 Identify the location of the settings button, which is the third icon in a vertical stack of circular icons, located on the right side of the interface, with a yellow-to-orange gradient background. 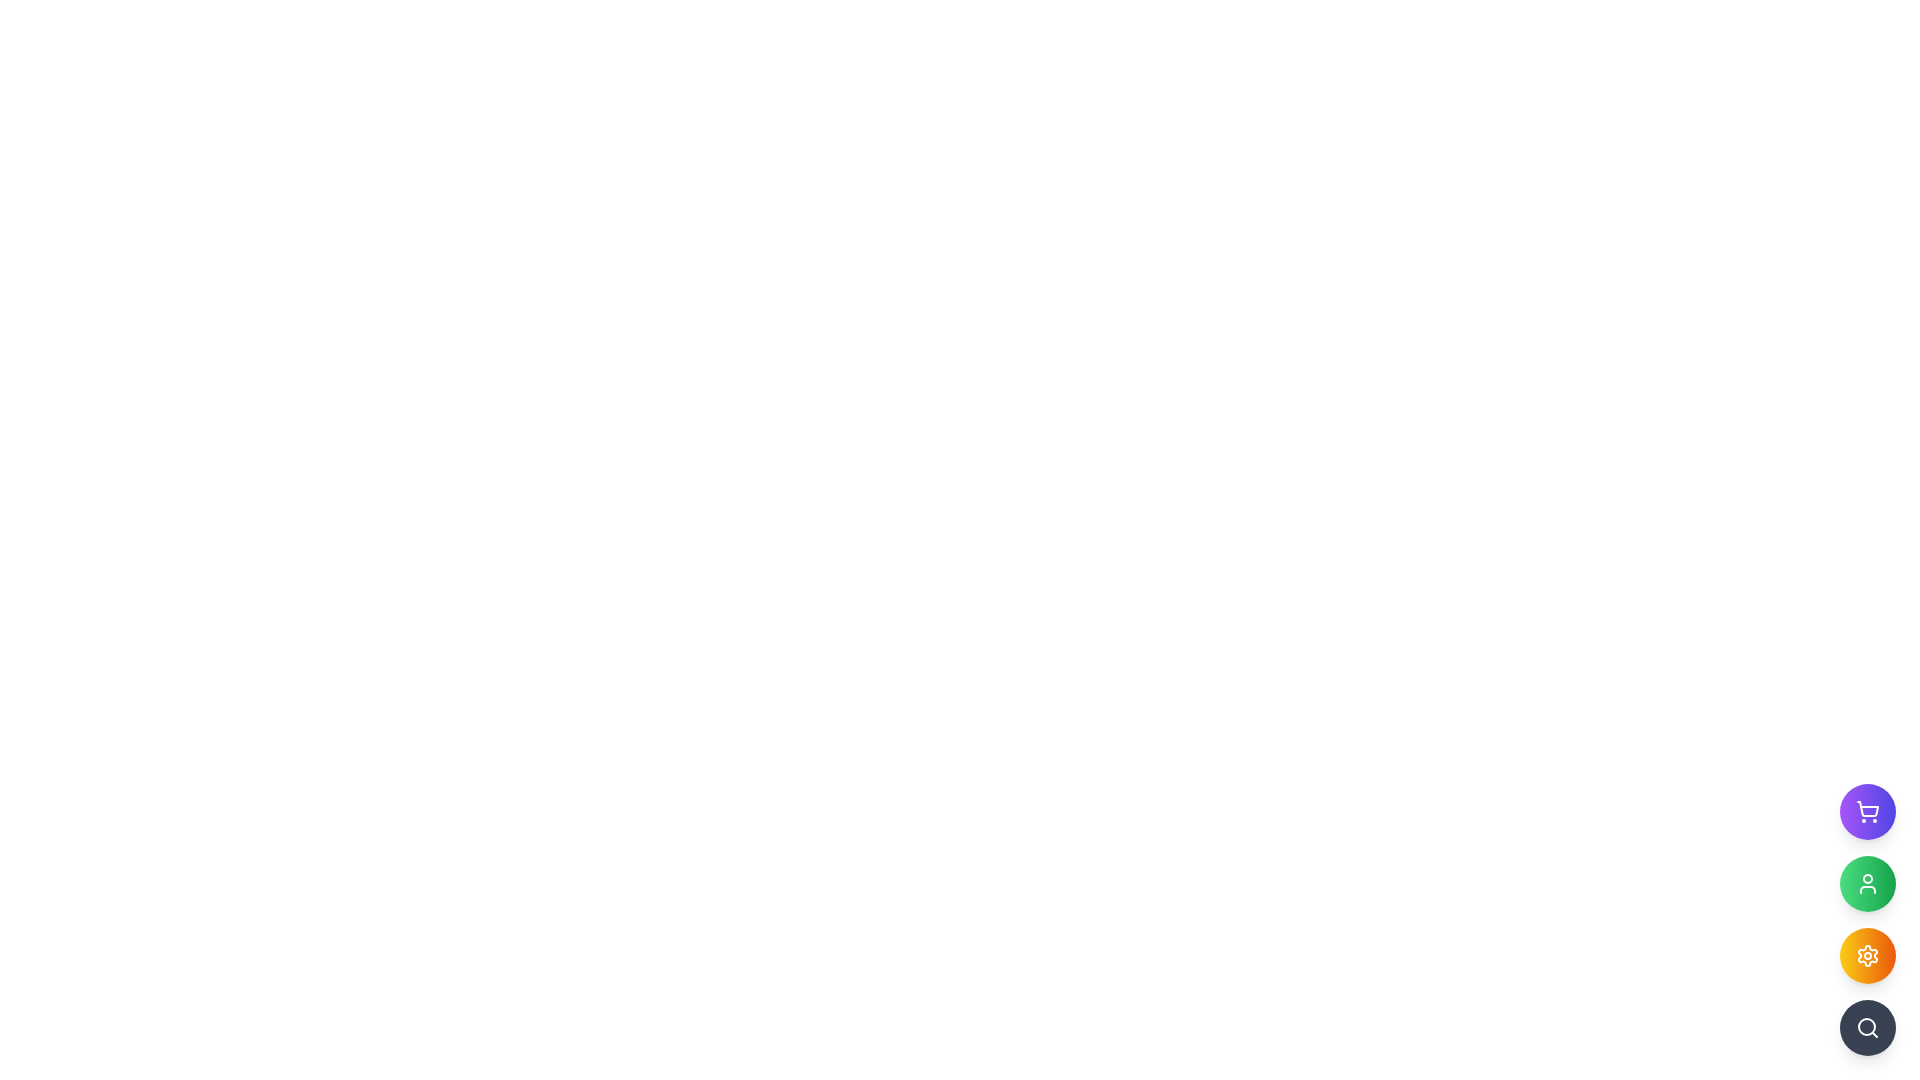
(1866, 955).